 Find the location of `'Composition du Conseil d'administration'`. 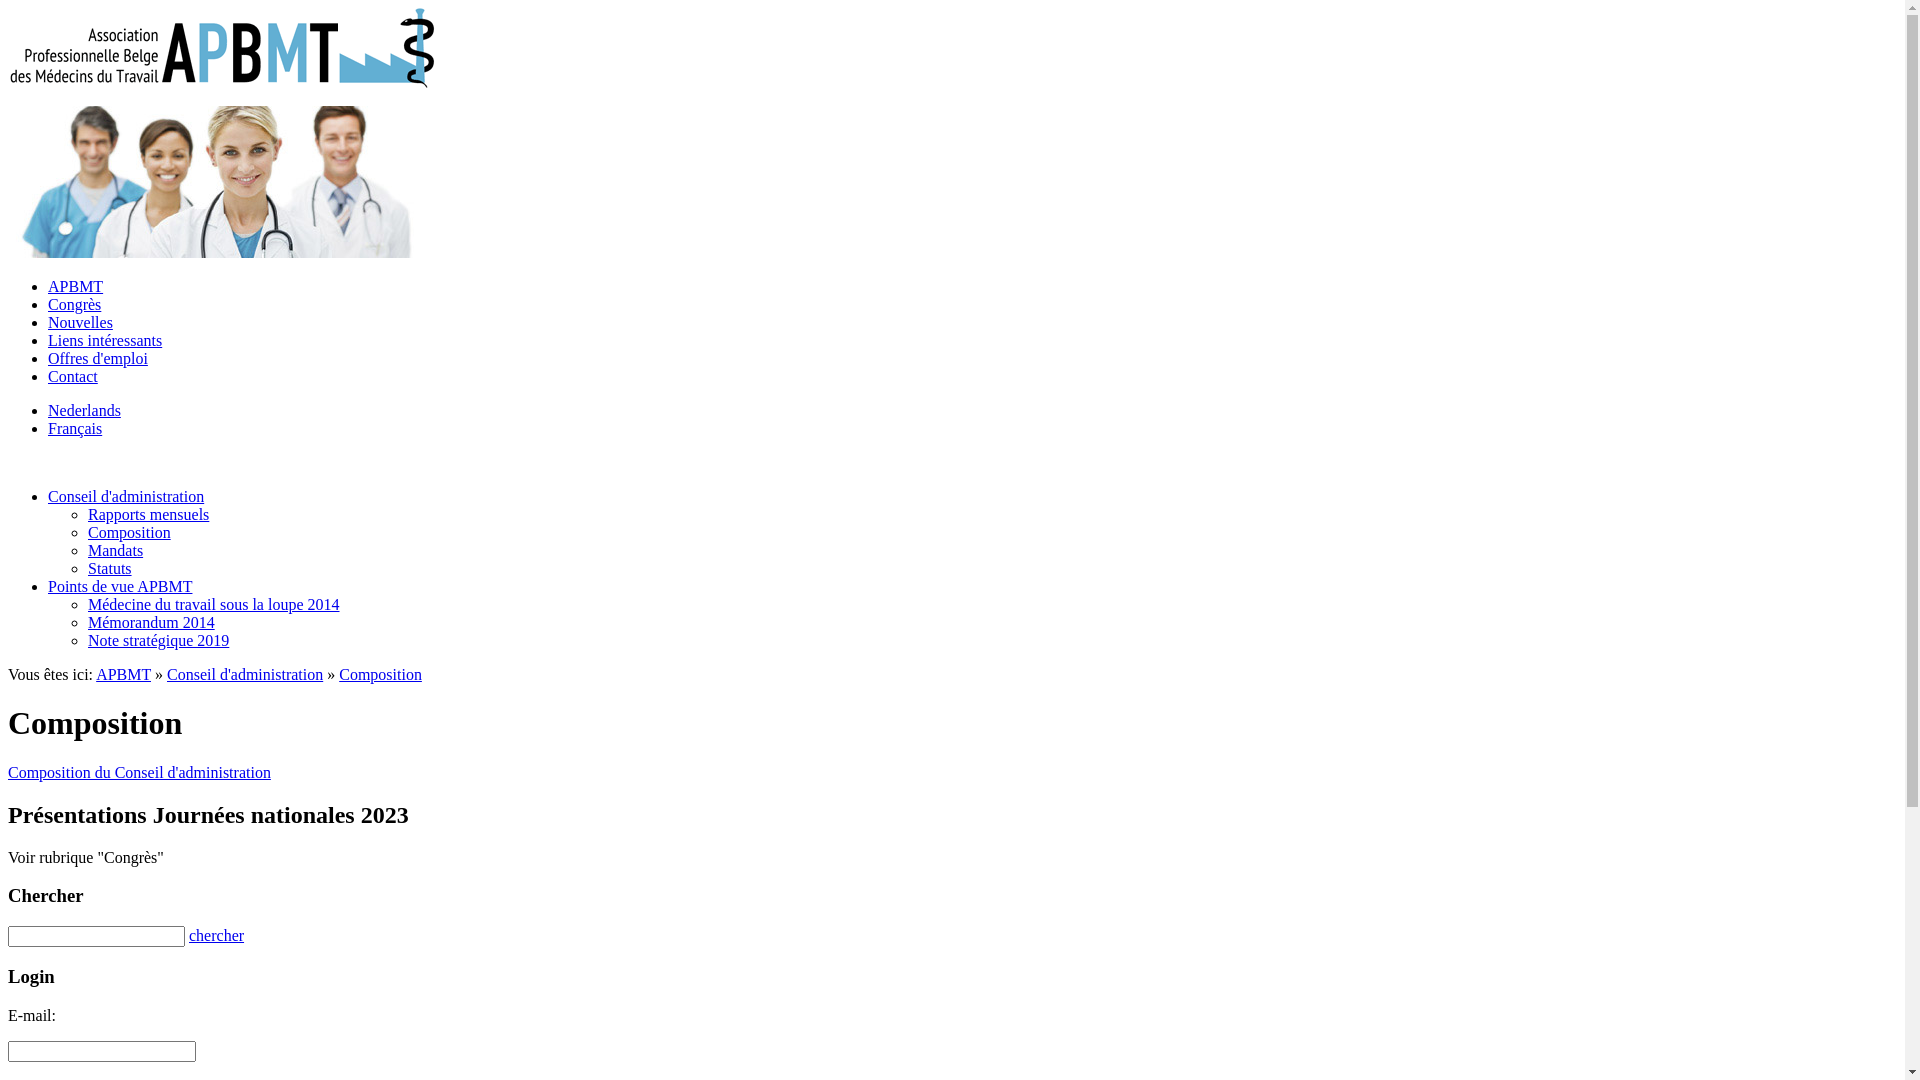

'Composition du Conseil d'administration' is located at coordinates (138, 771).